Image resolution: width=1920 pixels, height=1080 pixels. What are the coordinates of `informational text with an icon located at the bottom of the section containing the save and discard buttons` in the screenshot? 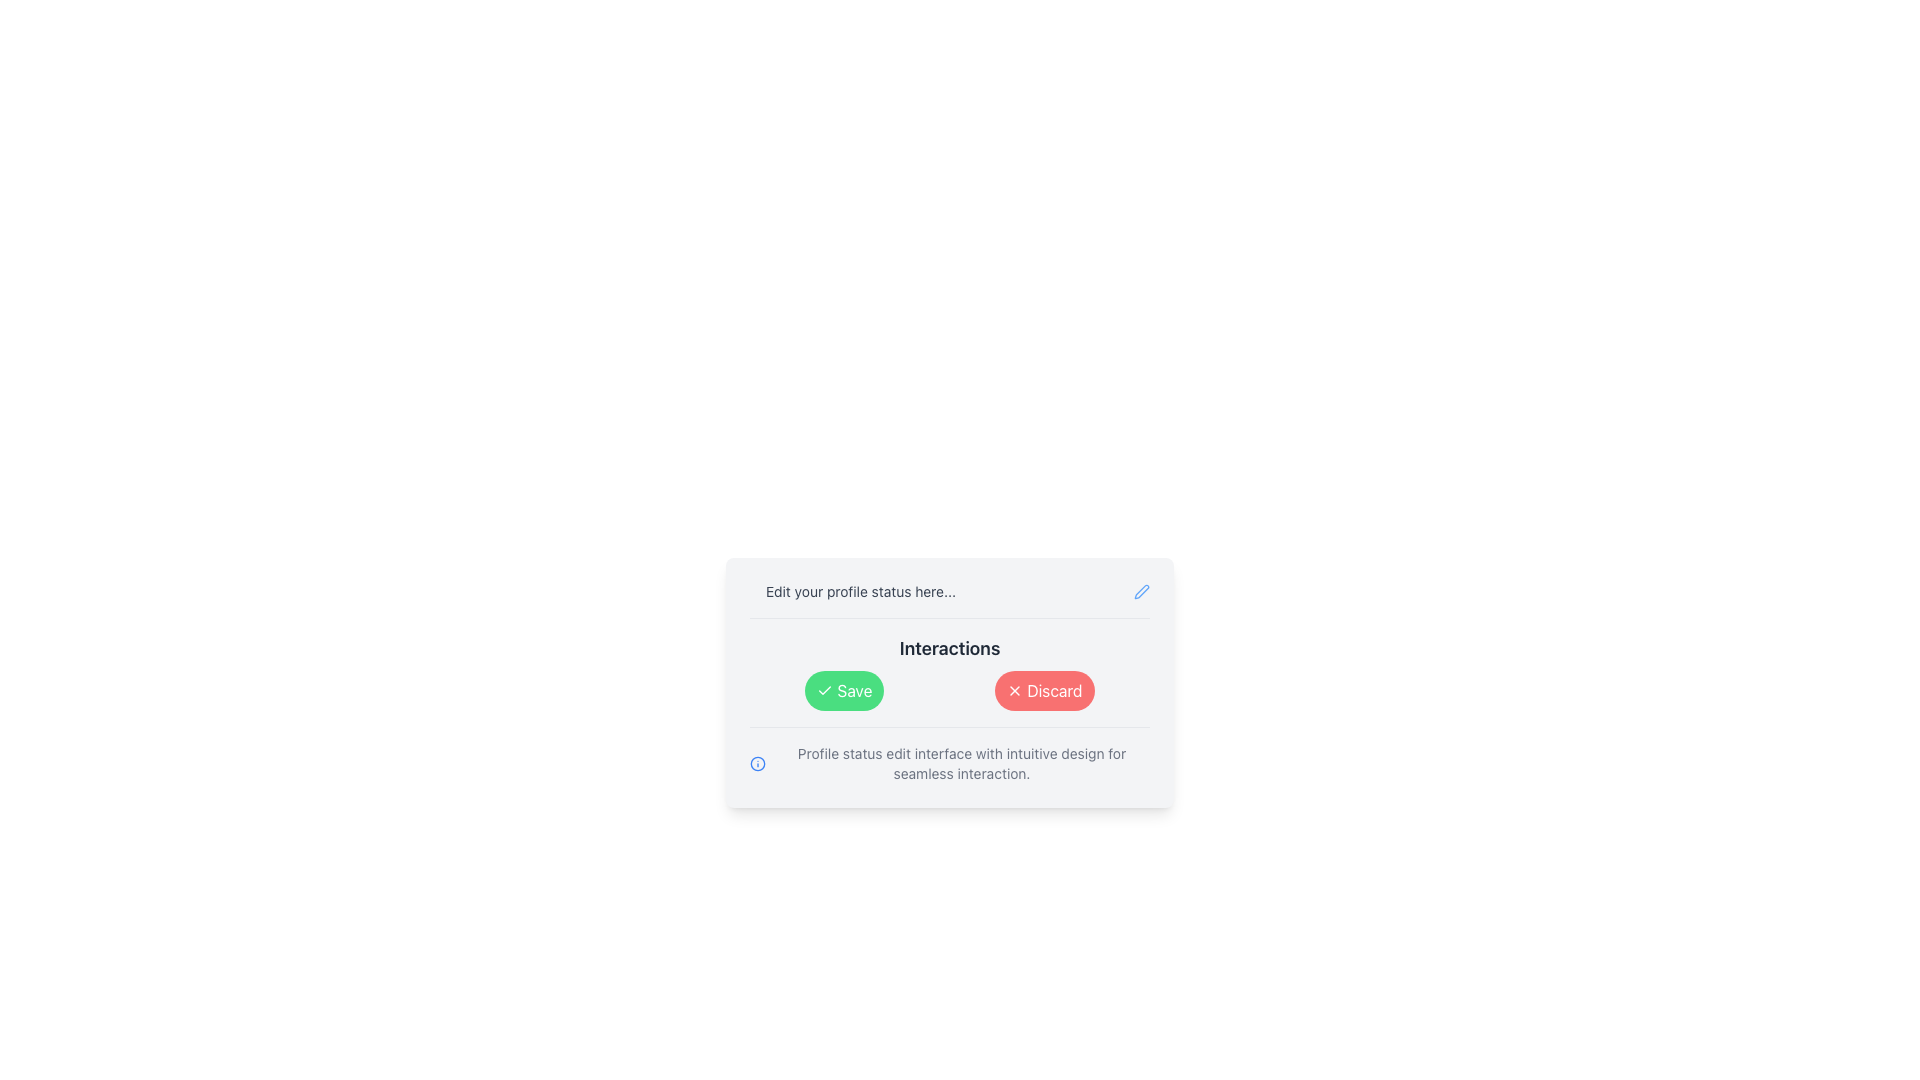 It's located at (949, 763).